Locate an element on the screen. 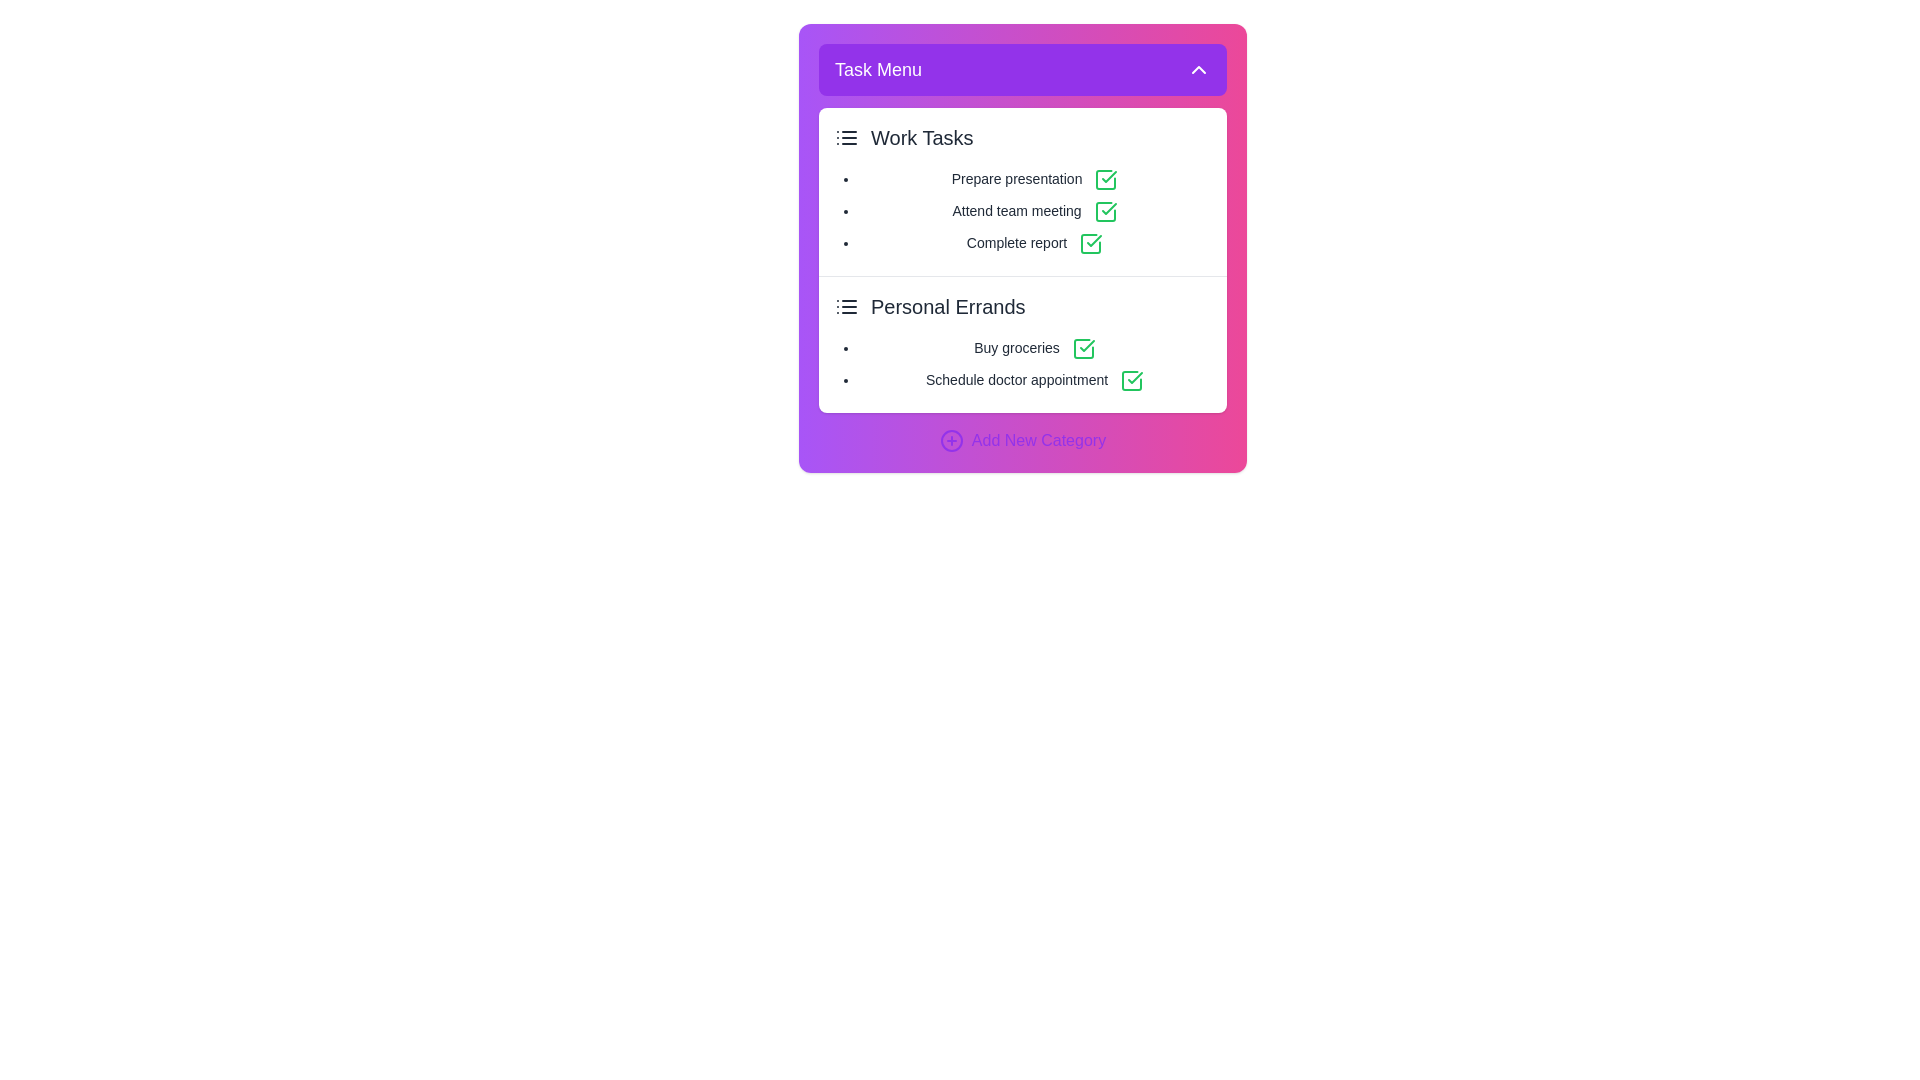 This screenshot has width=1920, height=1080. the task named Attend team meeting in the task list is located at coordinates (1035, 212).